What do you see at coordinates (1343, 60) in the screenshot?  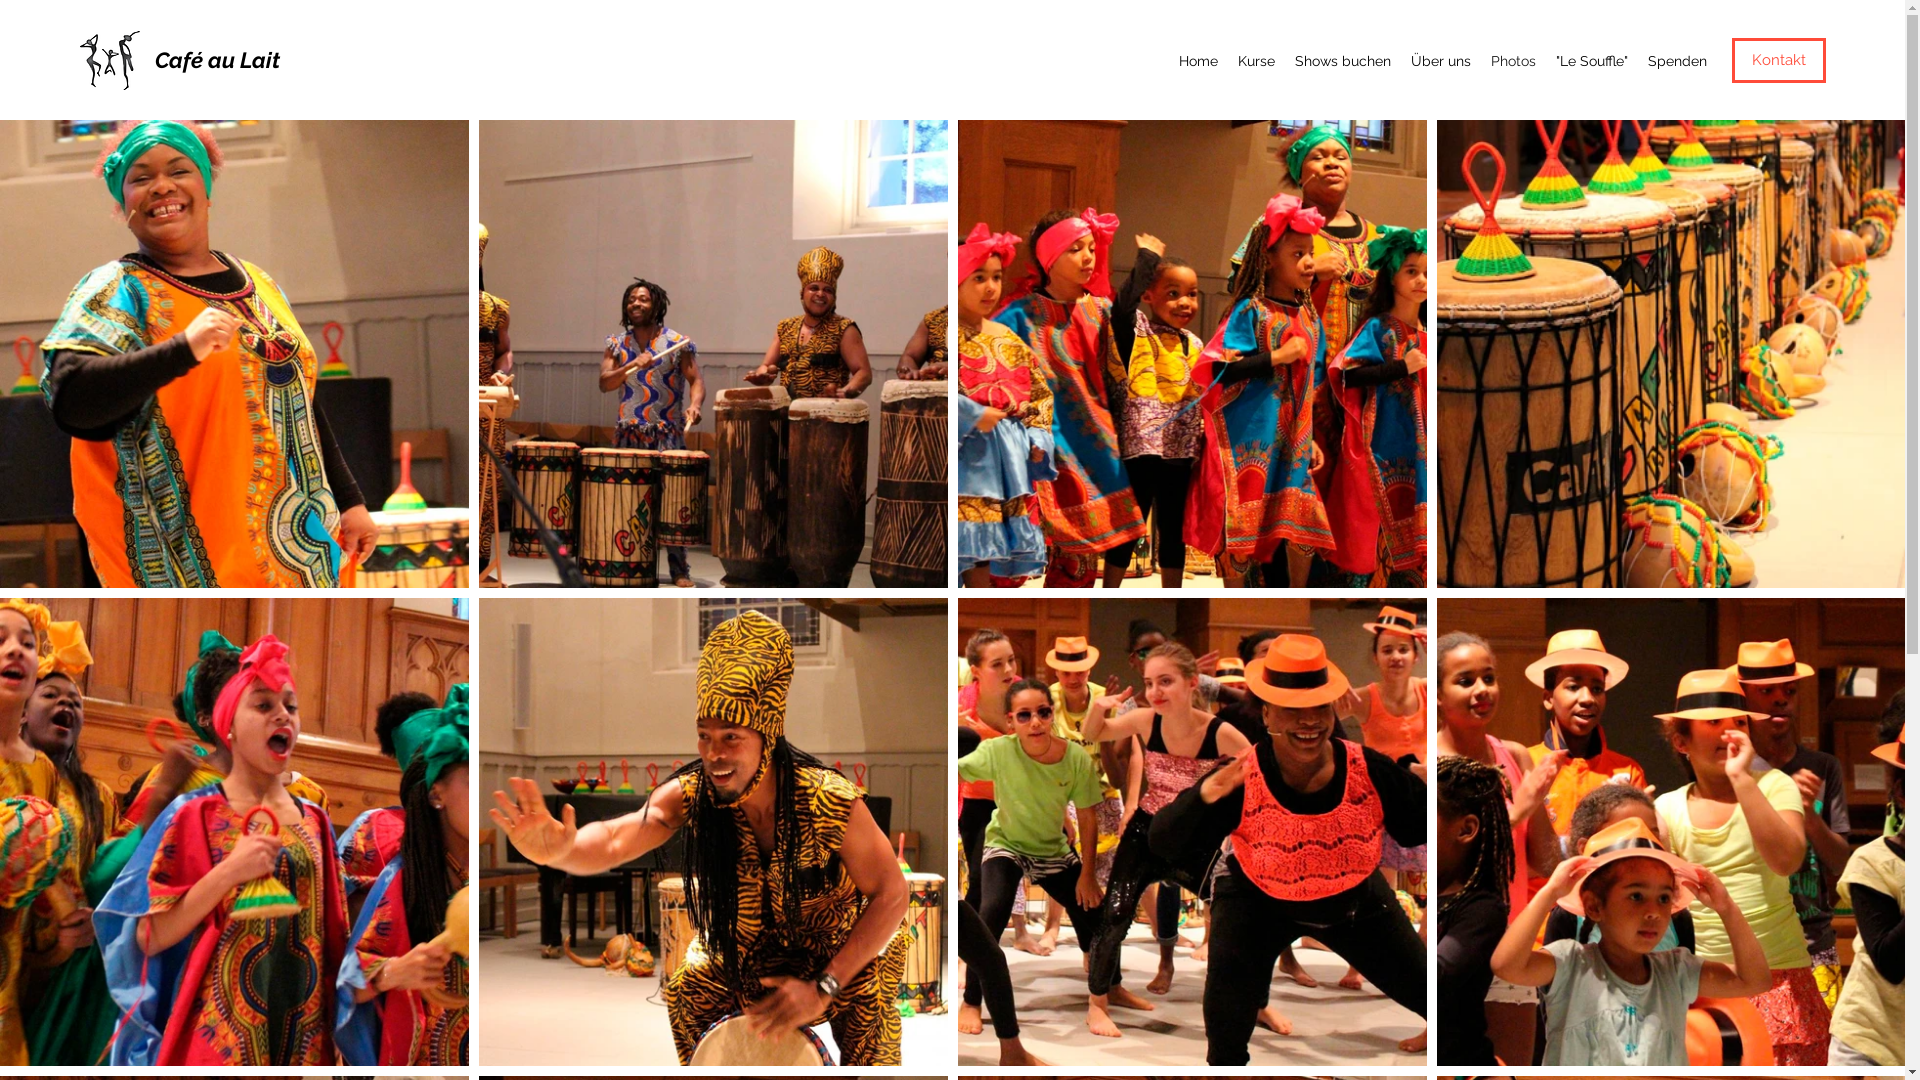 I see `'Shows buchen'` at bounding box center [1343, 60].